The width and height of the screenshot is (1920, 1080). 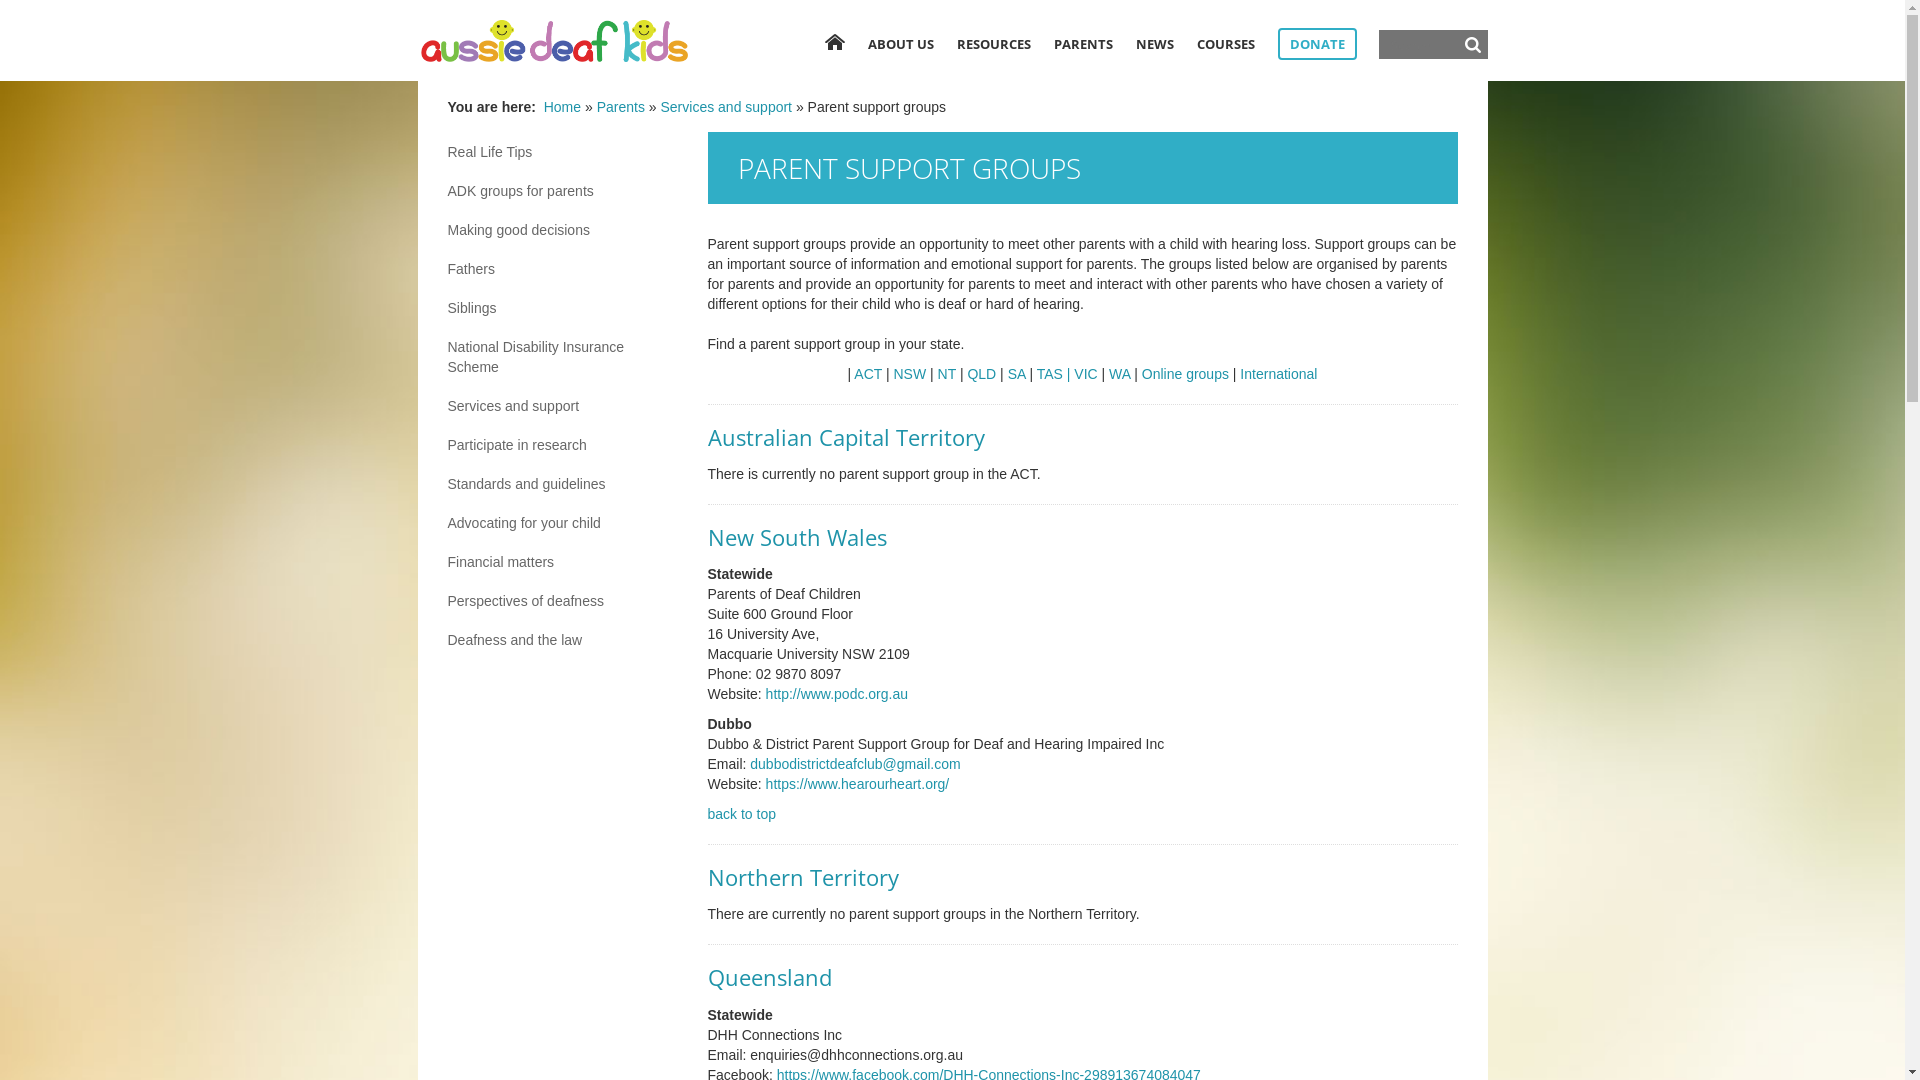 What do you see at coordinates (834, 42) in the screenshot?
I see `'HOME'` at bounding box center [834, 42].